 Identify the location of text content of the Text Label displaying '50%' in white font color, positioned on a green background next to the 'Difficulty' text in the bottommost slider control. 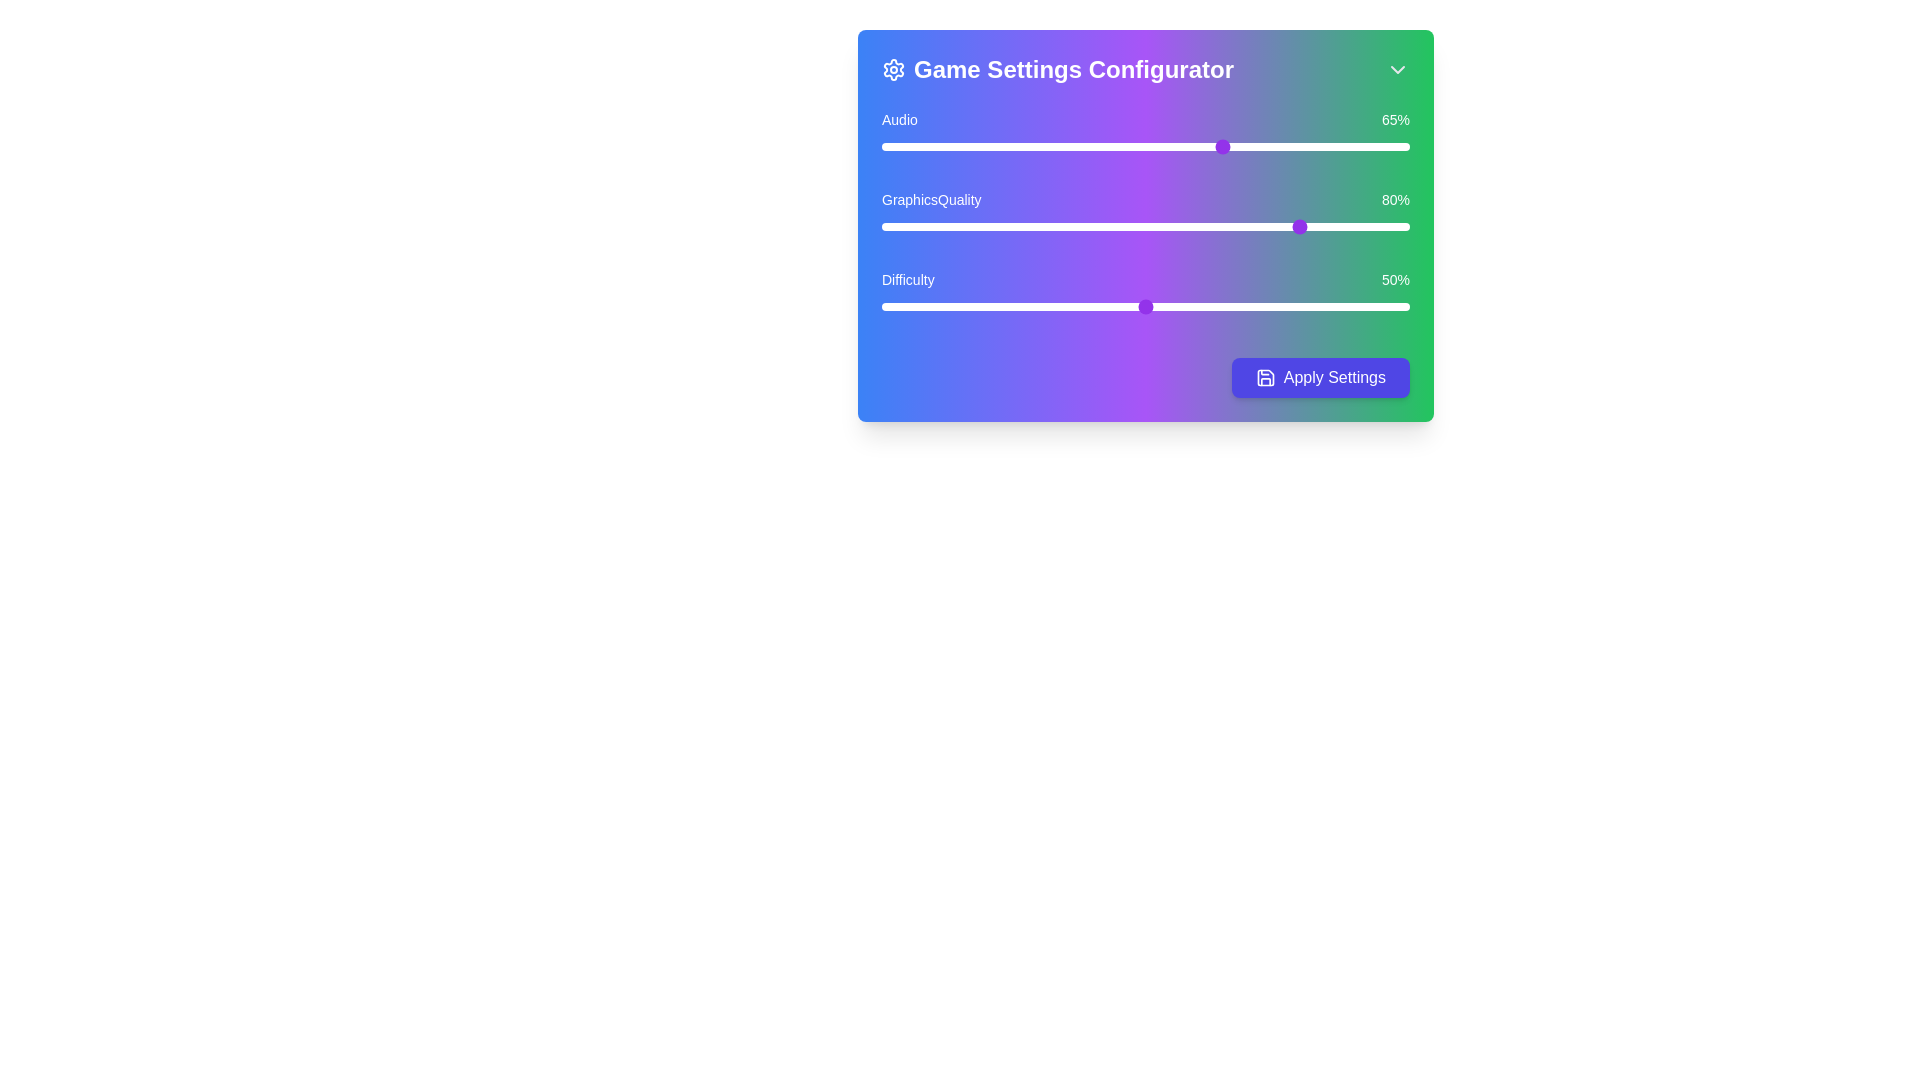
(1395, 280).